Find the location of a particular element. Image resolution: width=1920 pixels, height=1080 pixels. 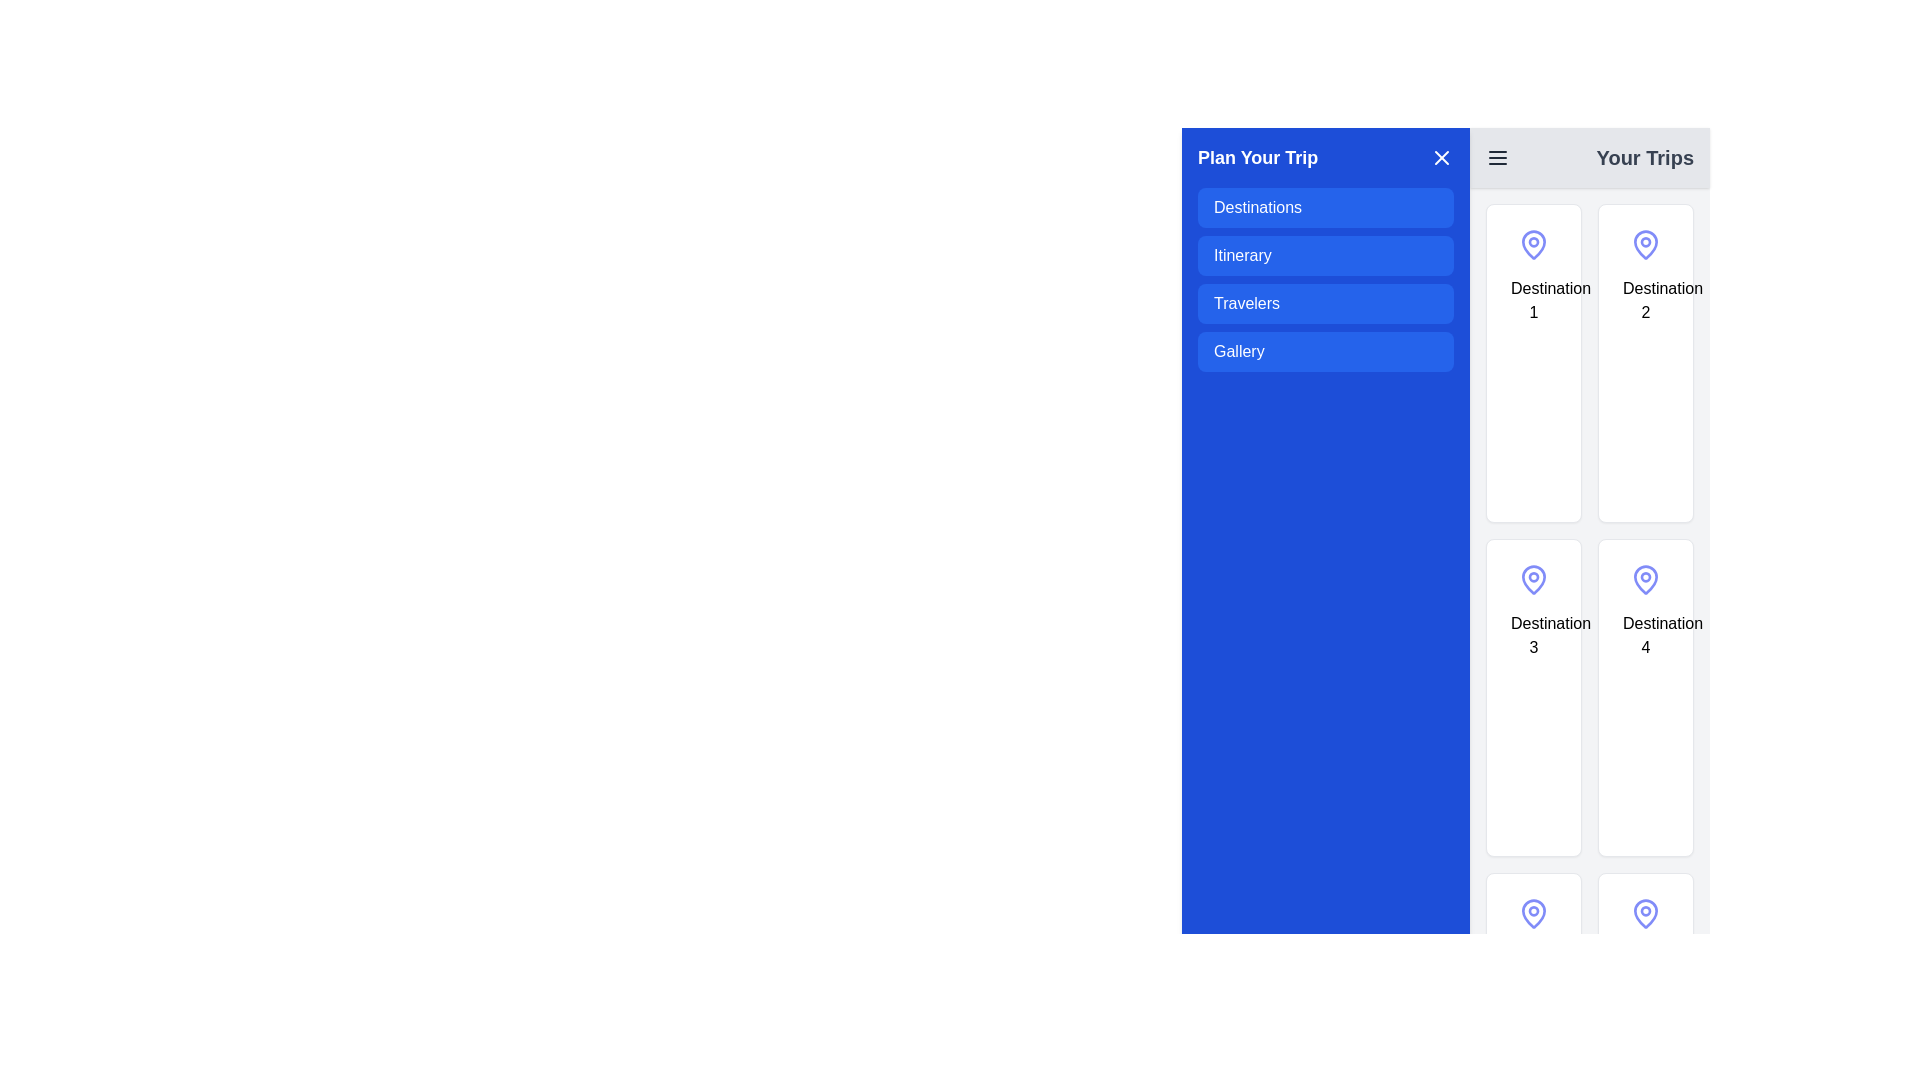

the pin icon with a blue-purple outline located at the top section of the 'Destination 3' card in the 'Your Trips' section is located at coordinates (1533, 578).